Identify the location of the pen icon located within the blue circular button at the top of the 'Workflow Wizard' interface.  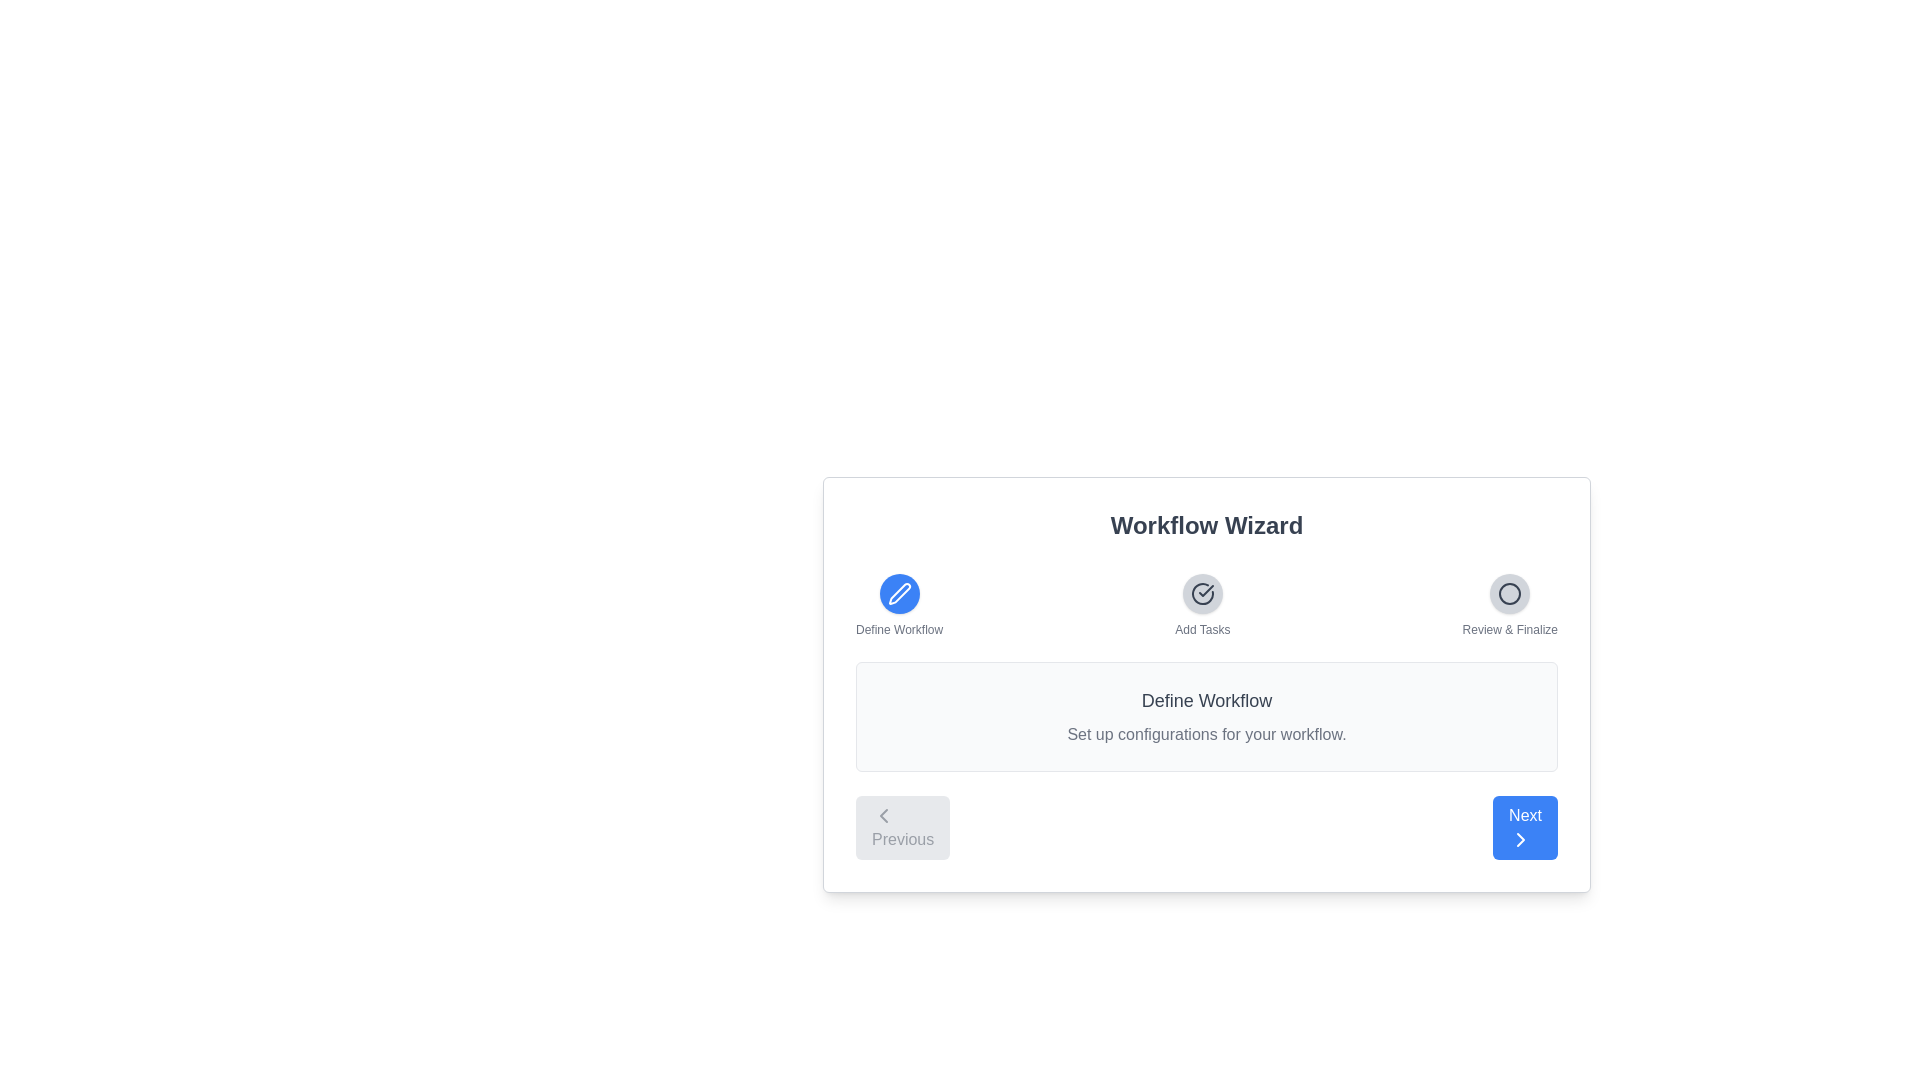
(898, 593).